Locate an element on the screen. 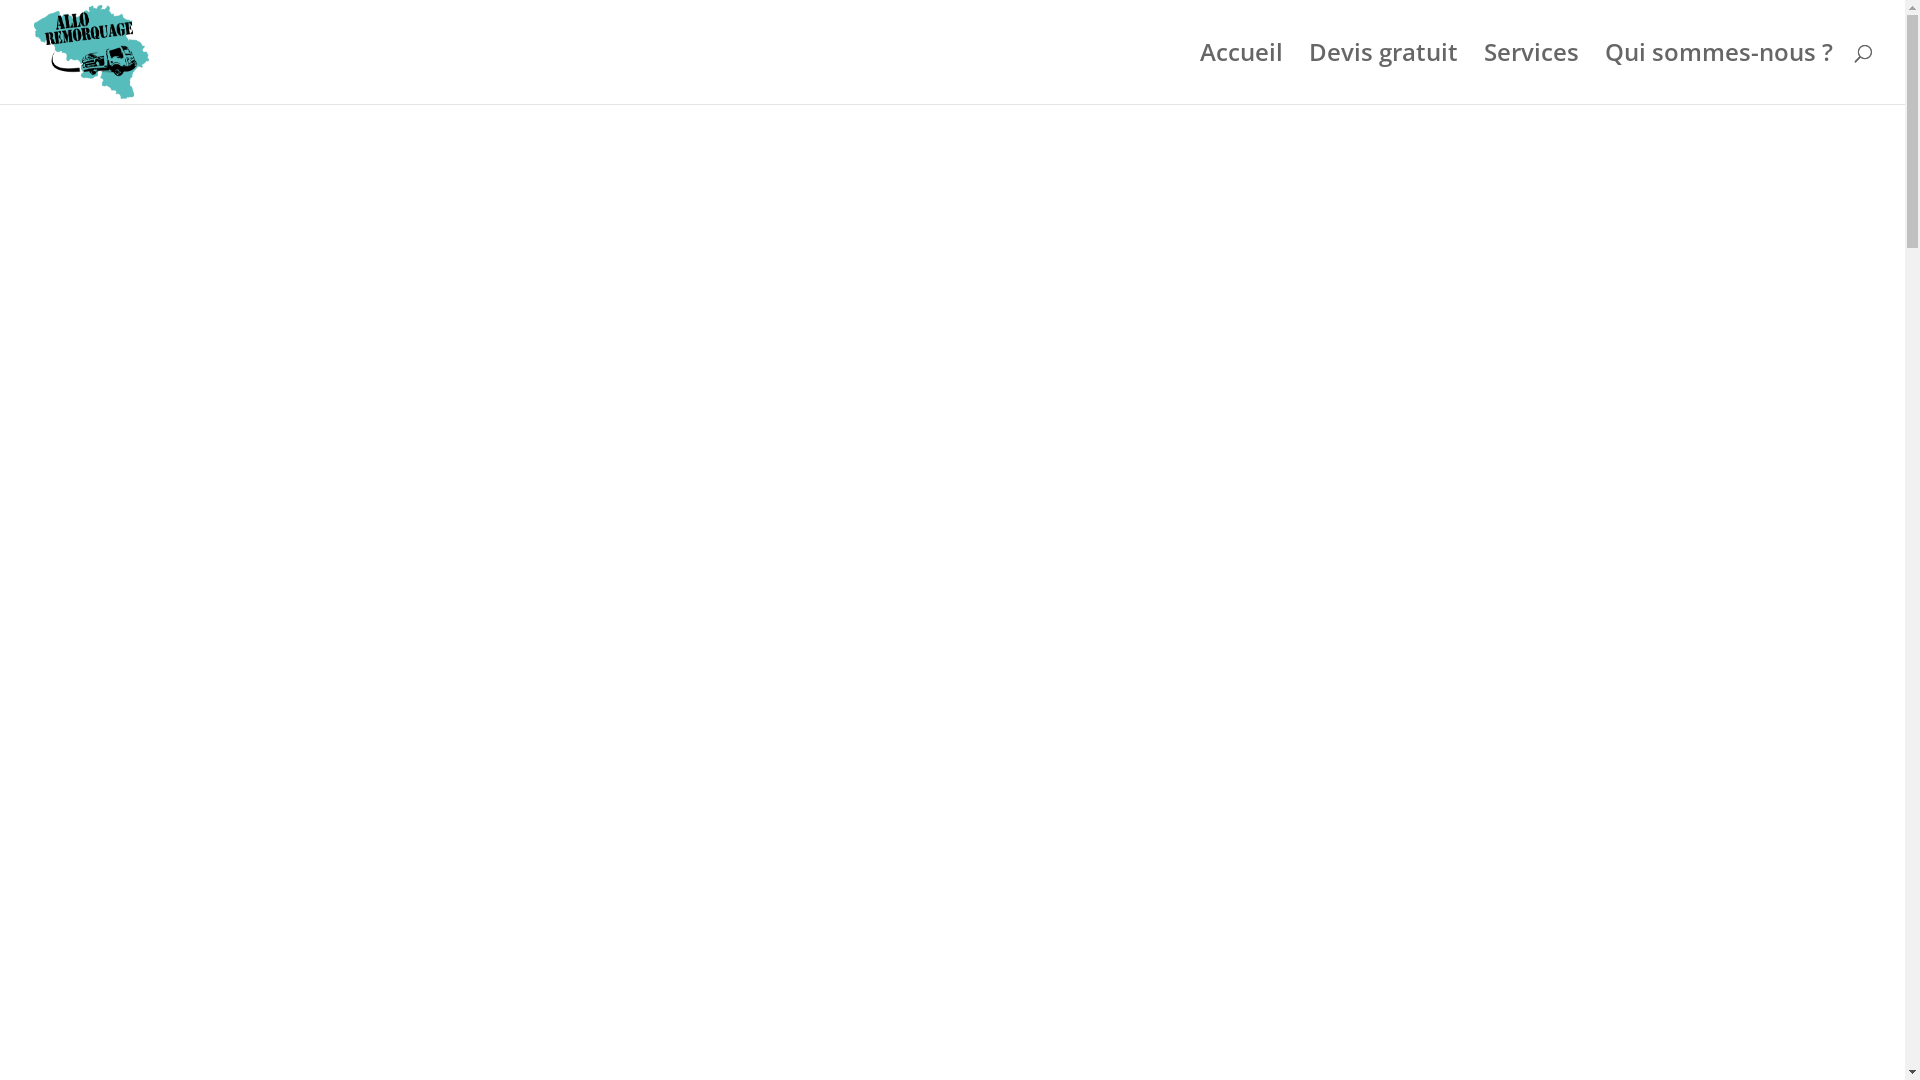 The width and height of the screenshot is (1920, 1080). 'Services' is located at coordinates (1530, 73).